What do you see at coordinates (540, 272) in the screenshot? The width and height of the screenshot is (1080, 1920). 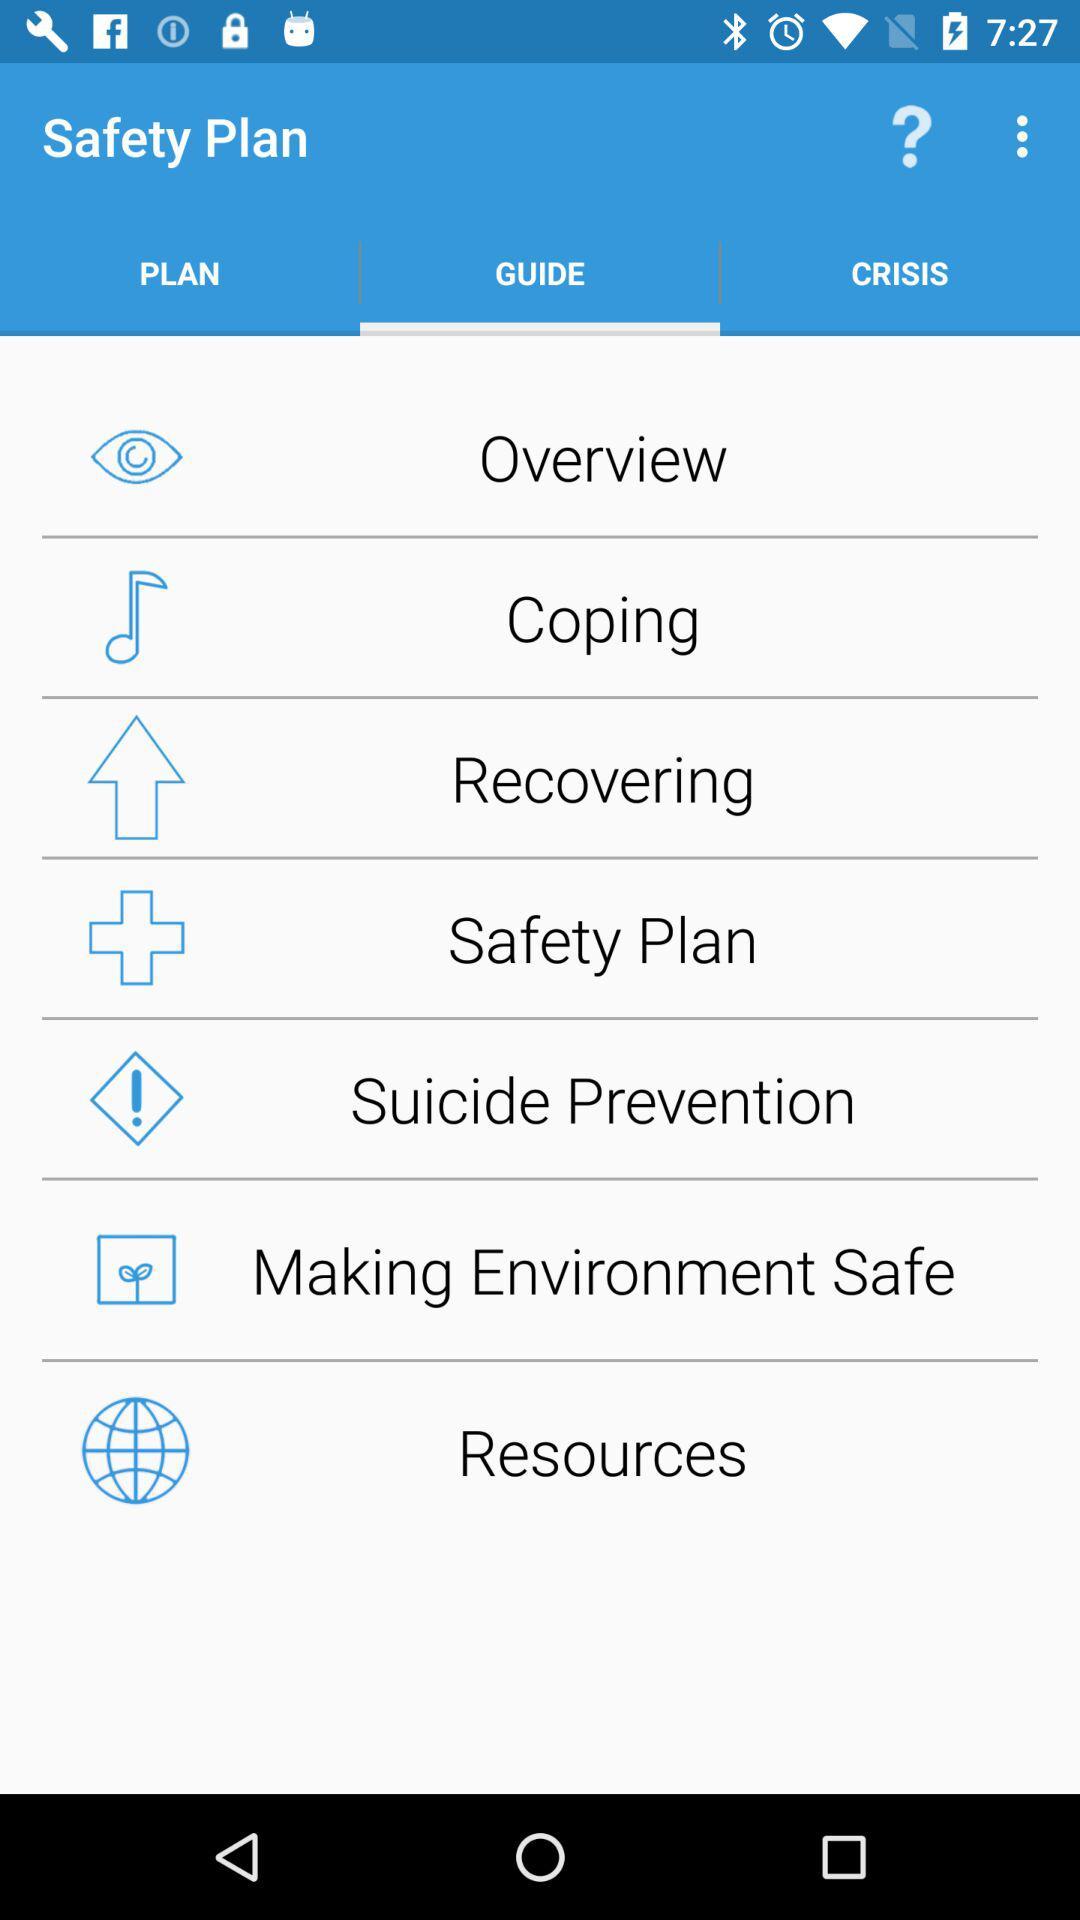 I see `the icon above the overview icon` at bounding box center [540, 272].